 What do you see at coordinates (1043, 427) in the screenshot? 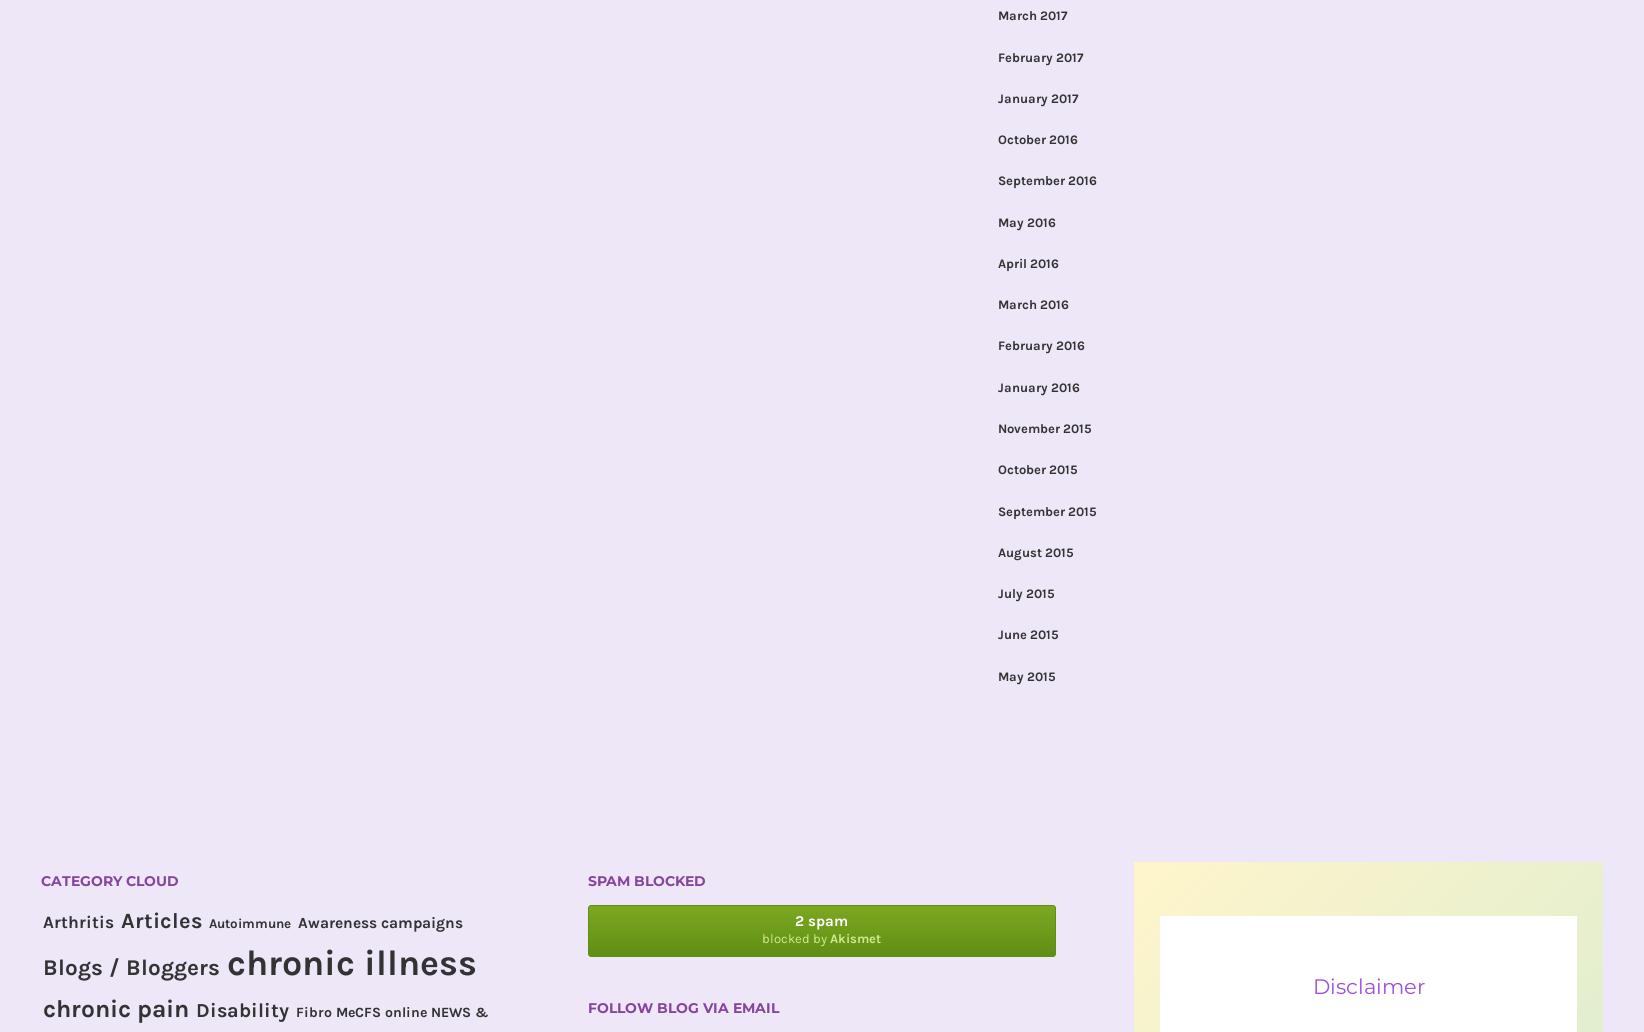
I see `'November 2015'` at bounding box center [1043, 427].